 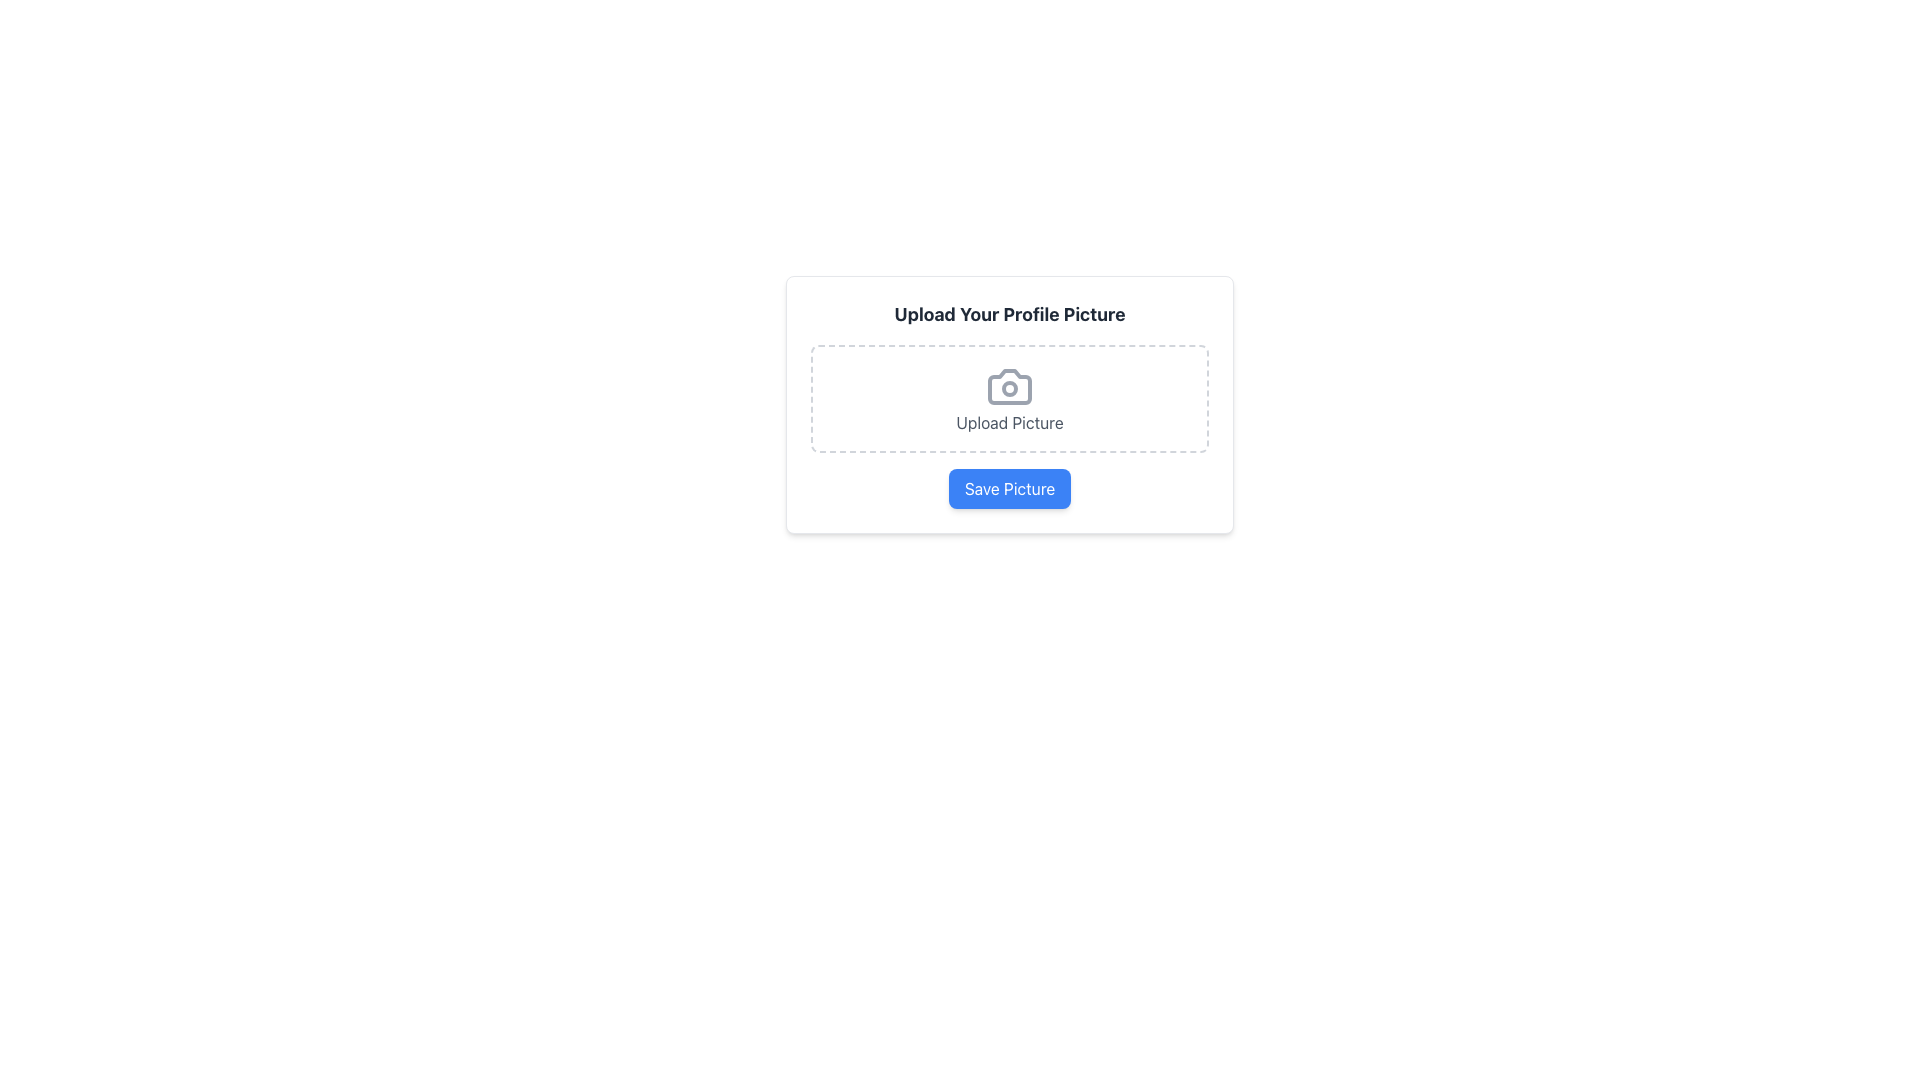 What do you see at coordinates (1009, 386) in the screenshot?
I see `the camera icon located in the center of the dashed rectangular upload area labeled 'Upload Picture'` at bounding box center [1009, 386].